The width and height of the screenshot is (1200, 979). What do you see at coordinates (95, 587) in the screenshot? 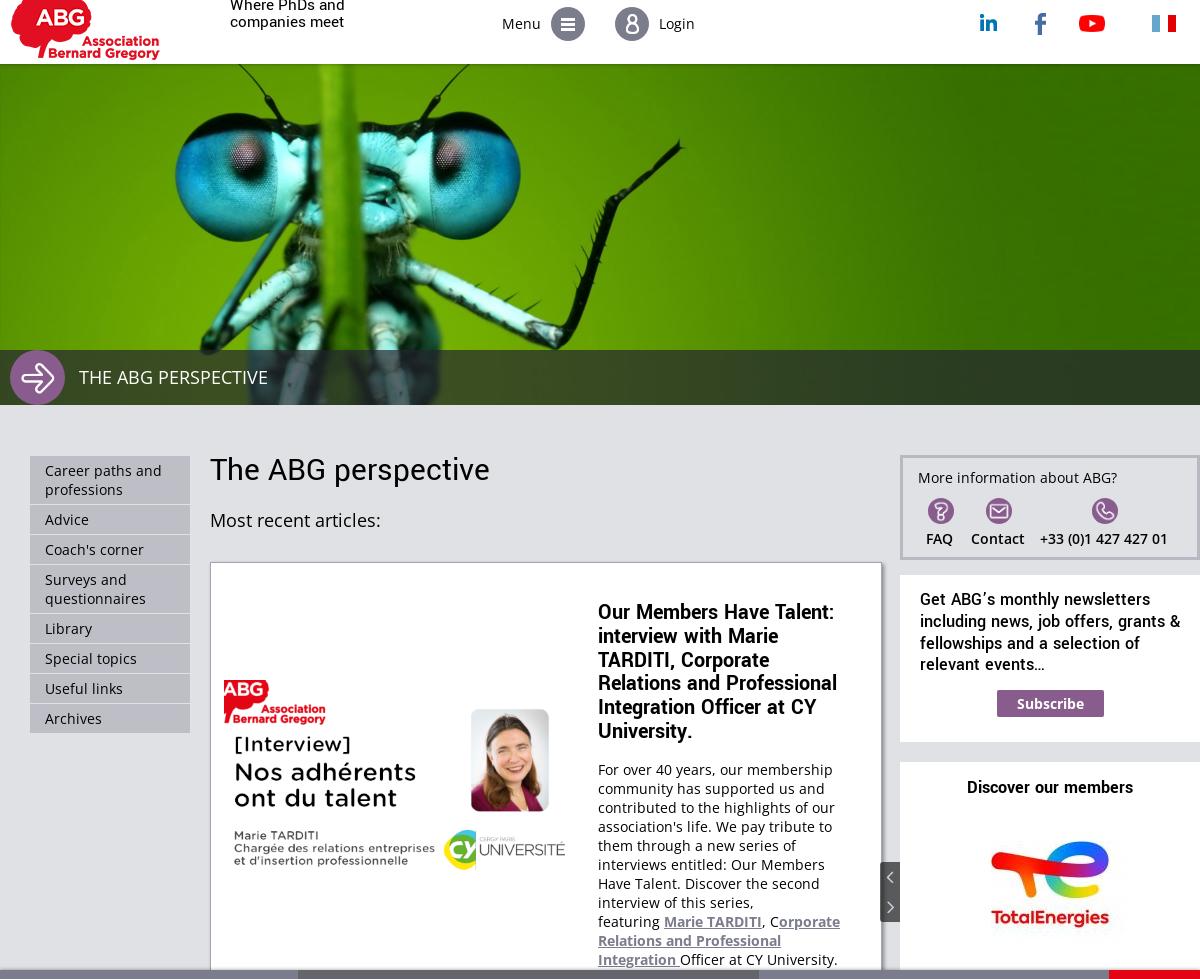
I see `'Surveys and questionnaires'` at bounding box center [95, 587].